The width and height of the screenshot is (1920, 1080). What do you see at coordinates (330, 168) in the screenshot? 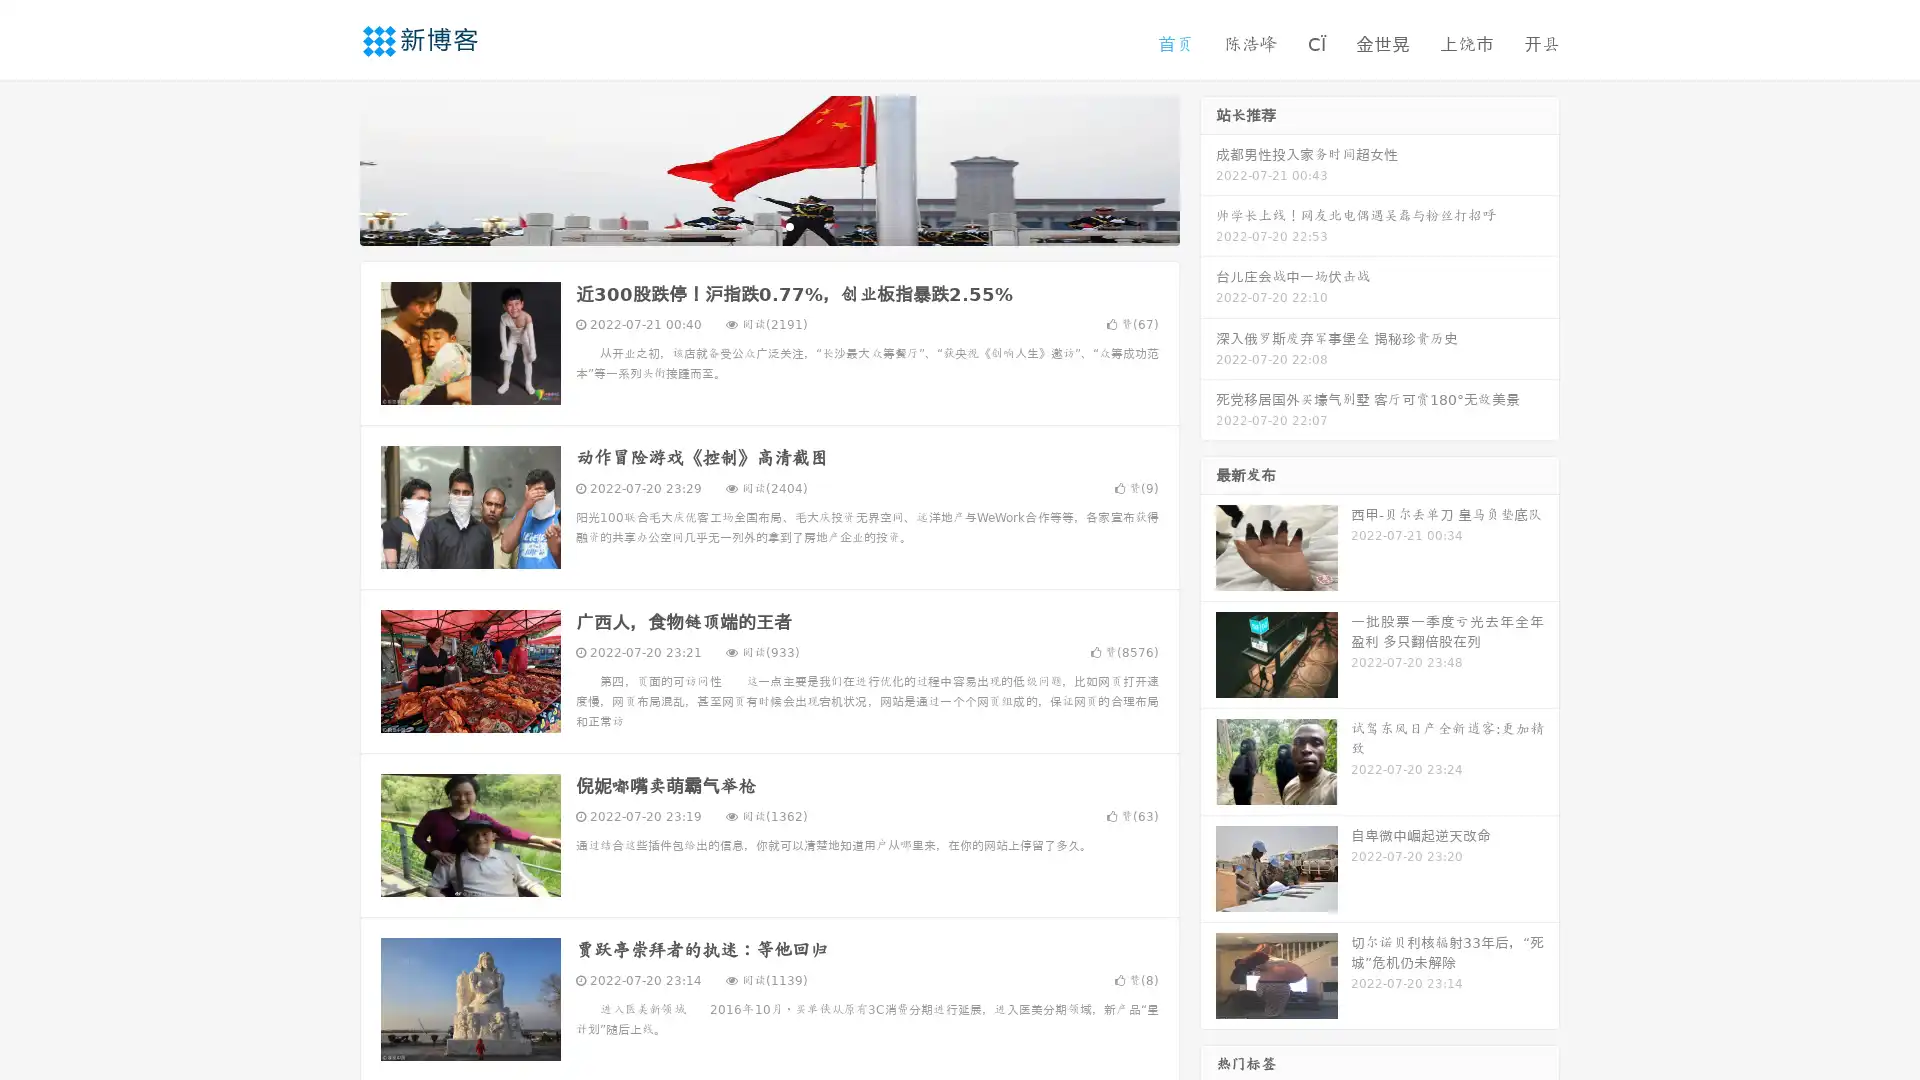
I see `Previous slide` at bounding box center [330, 168].